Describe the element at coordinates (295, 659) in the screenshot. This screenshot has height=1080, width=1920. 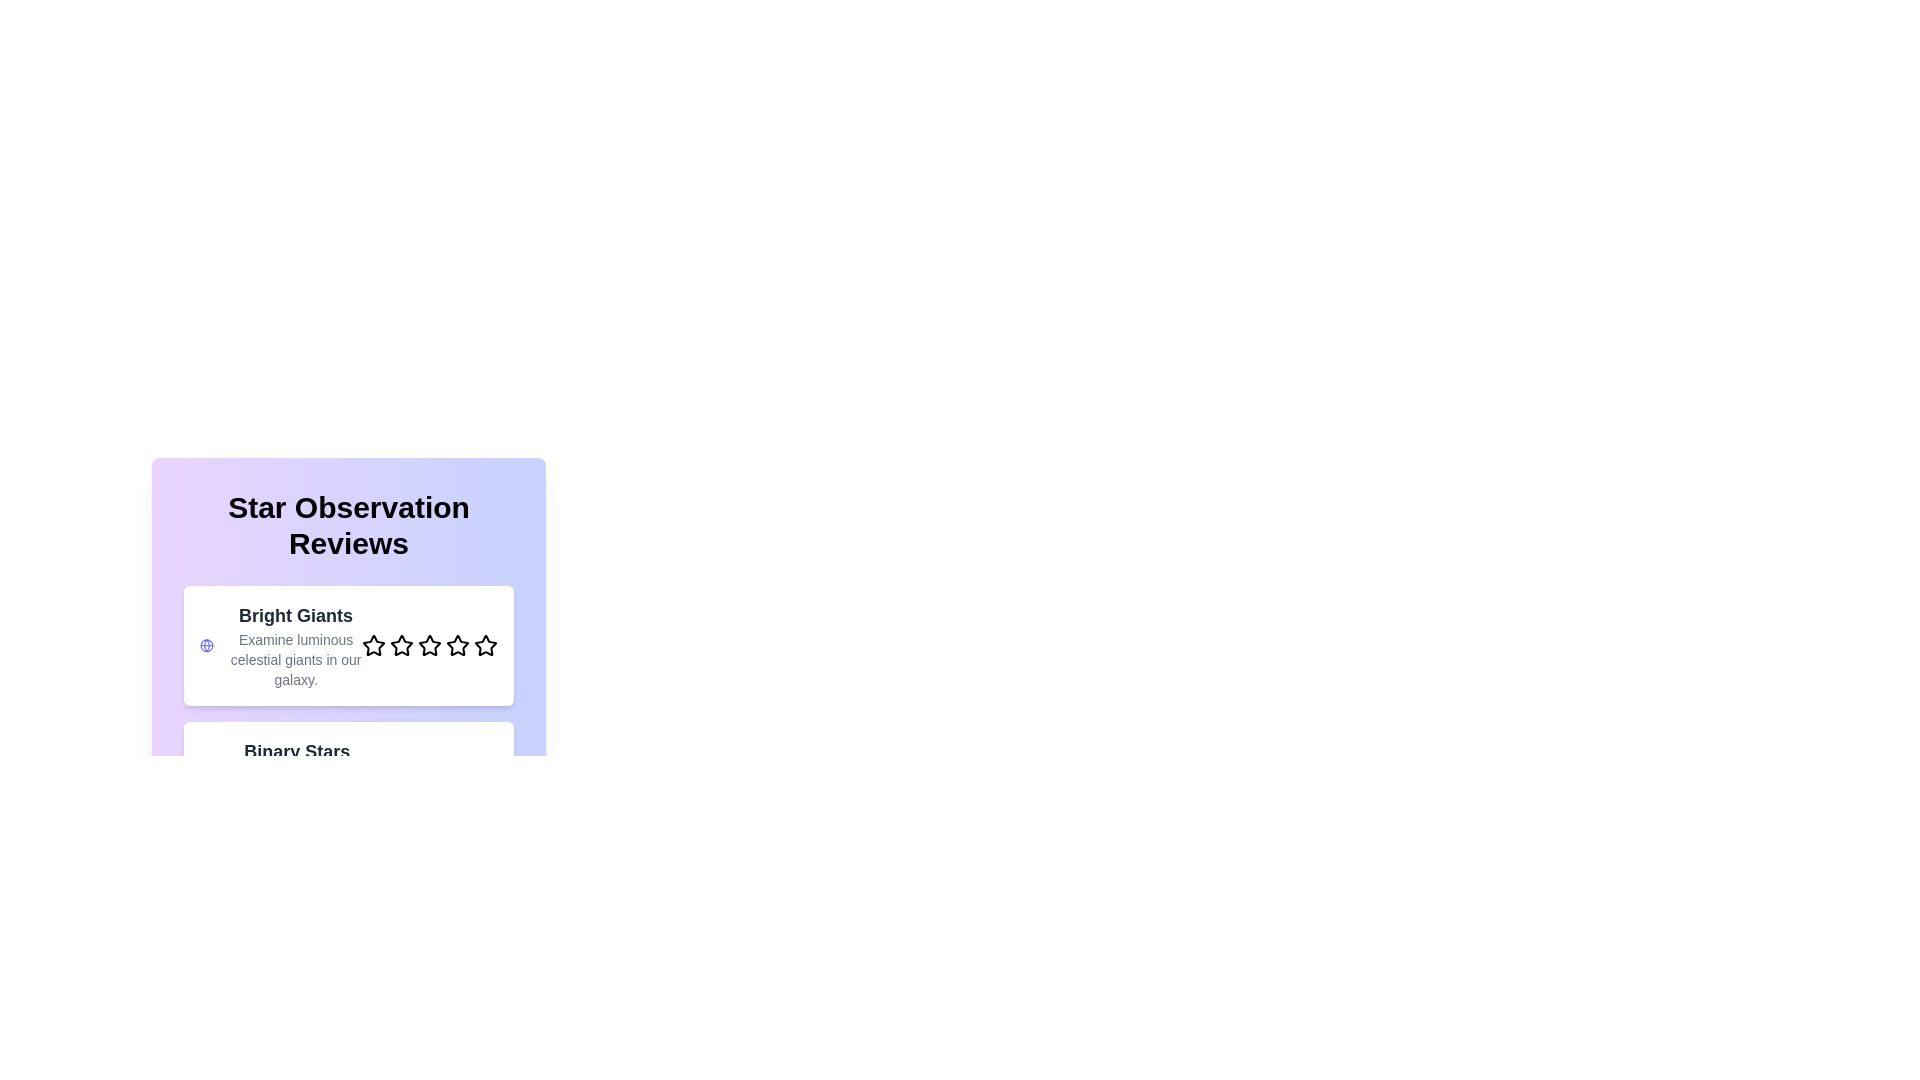
I see `the description text for the category 'Bright Giants' to display additional information` at that location.